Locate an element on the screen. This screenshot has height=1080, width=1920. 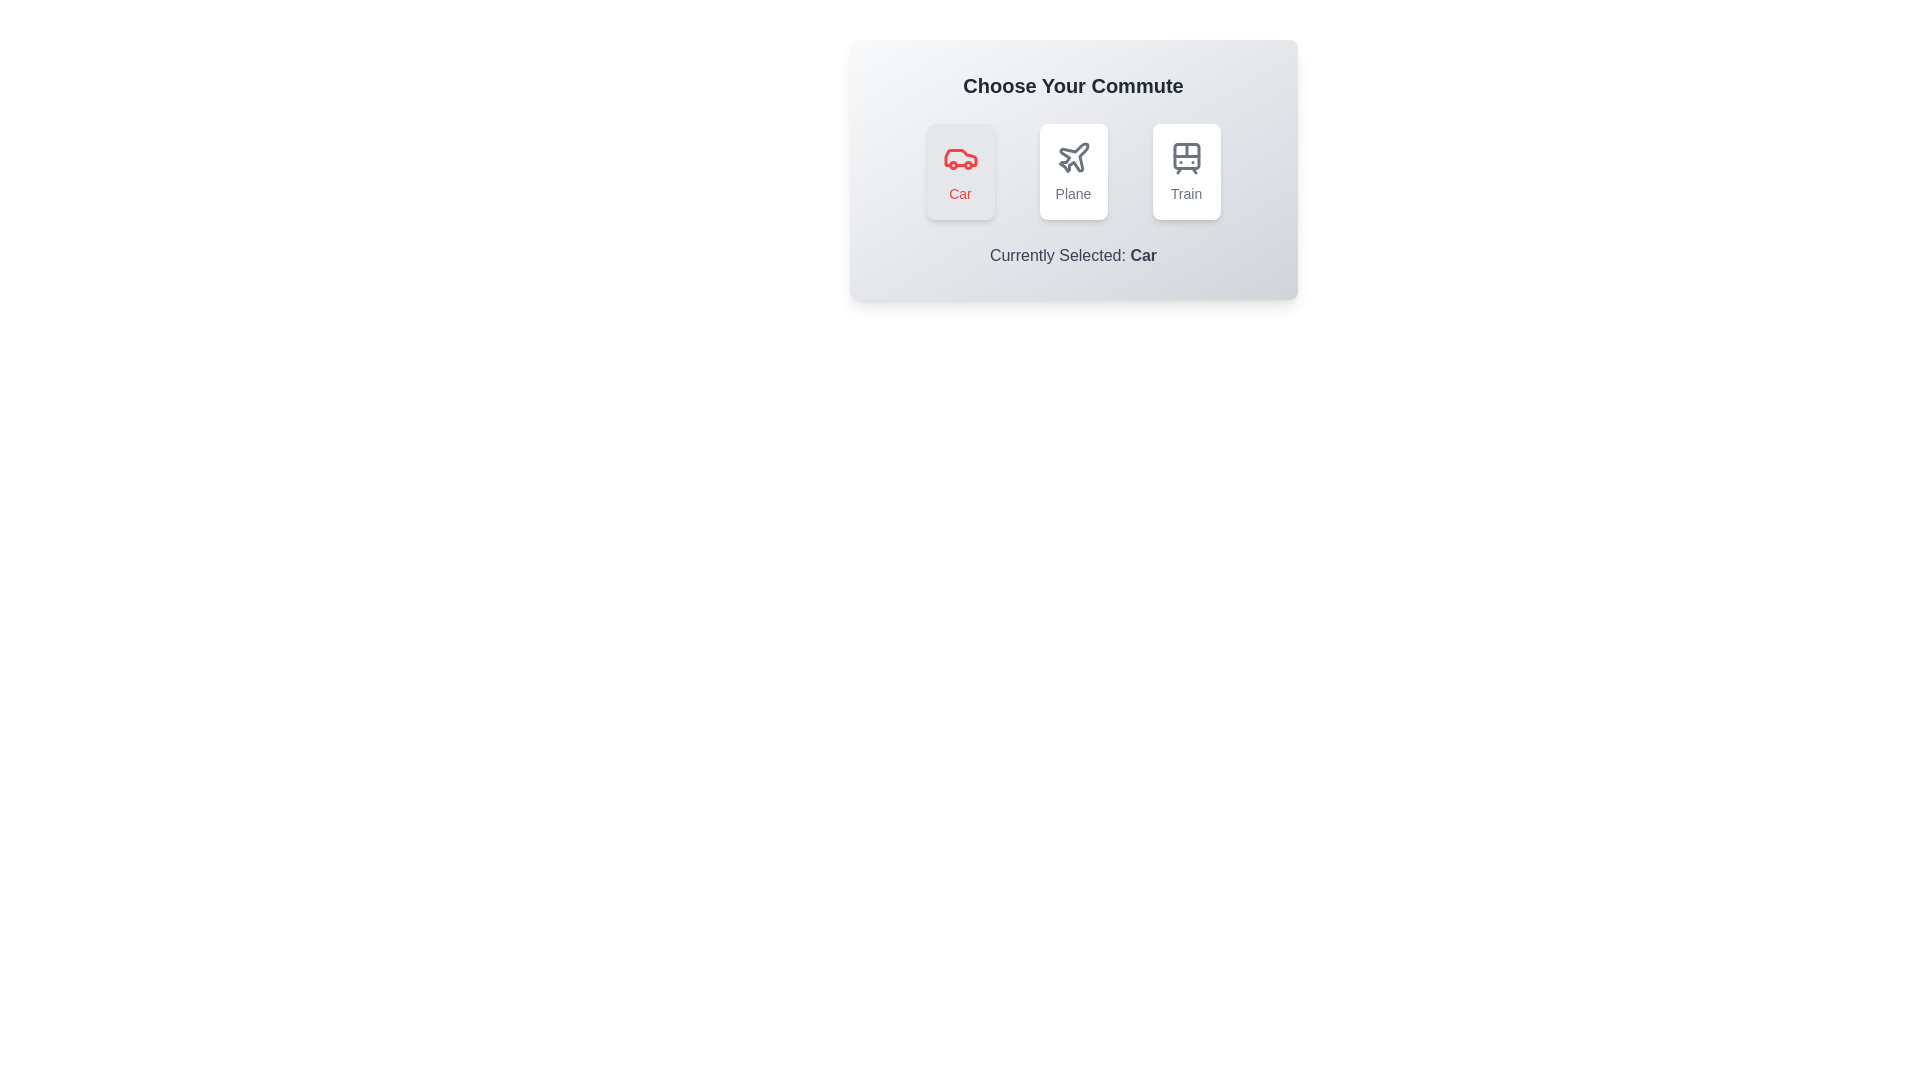
the button corresponding to the transportation mode Train is located at coordinates (1186, 171).